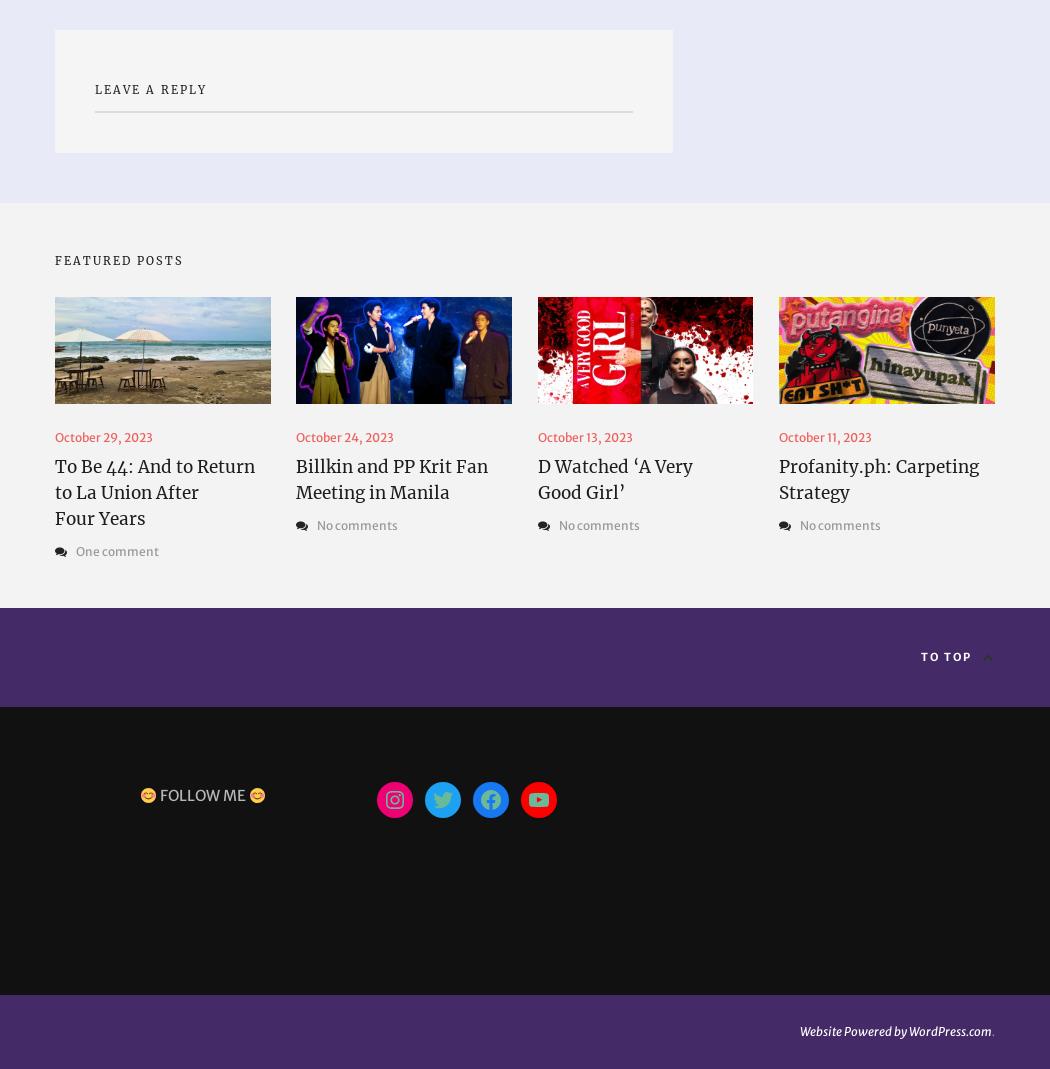 This screenshot has width=1050, height=1069. Describe the element at coordinates (614, 478) in the screenshot. I see `'D Watched ‘A Very Good Girl’'` at that location.